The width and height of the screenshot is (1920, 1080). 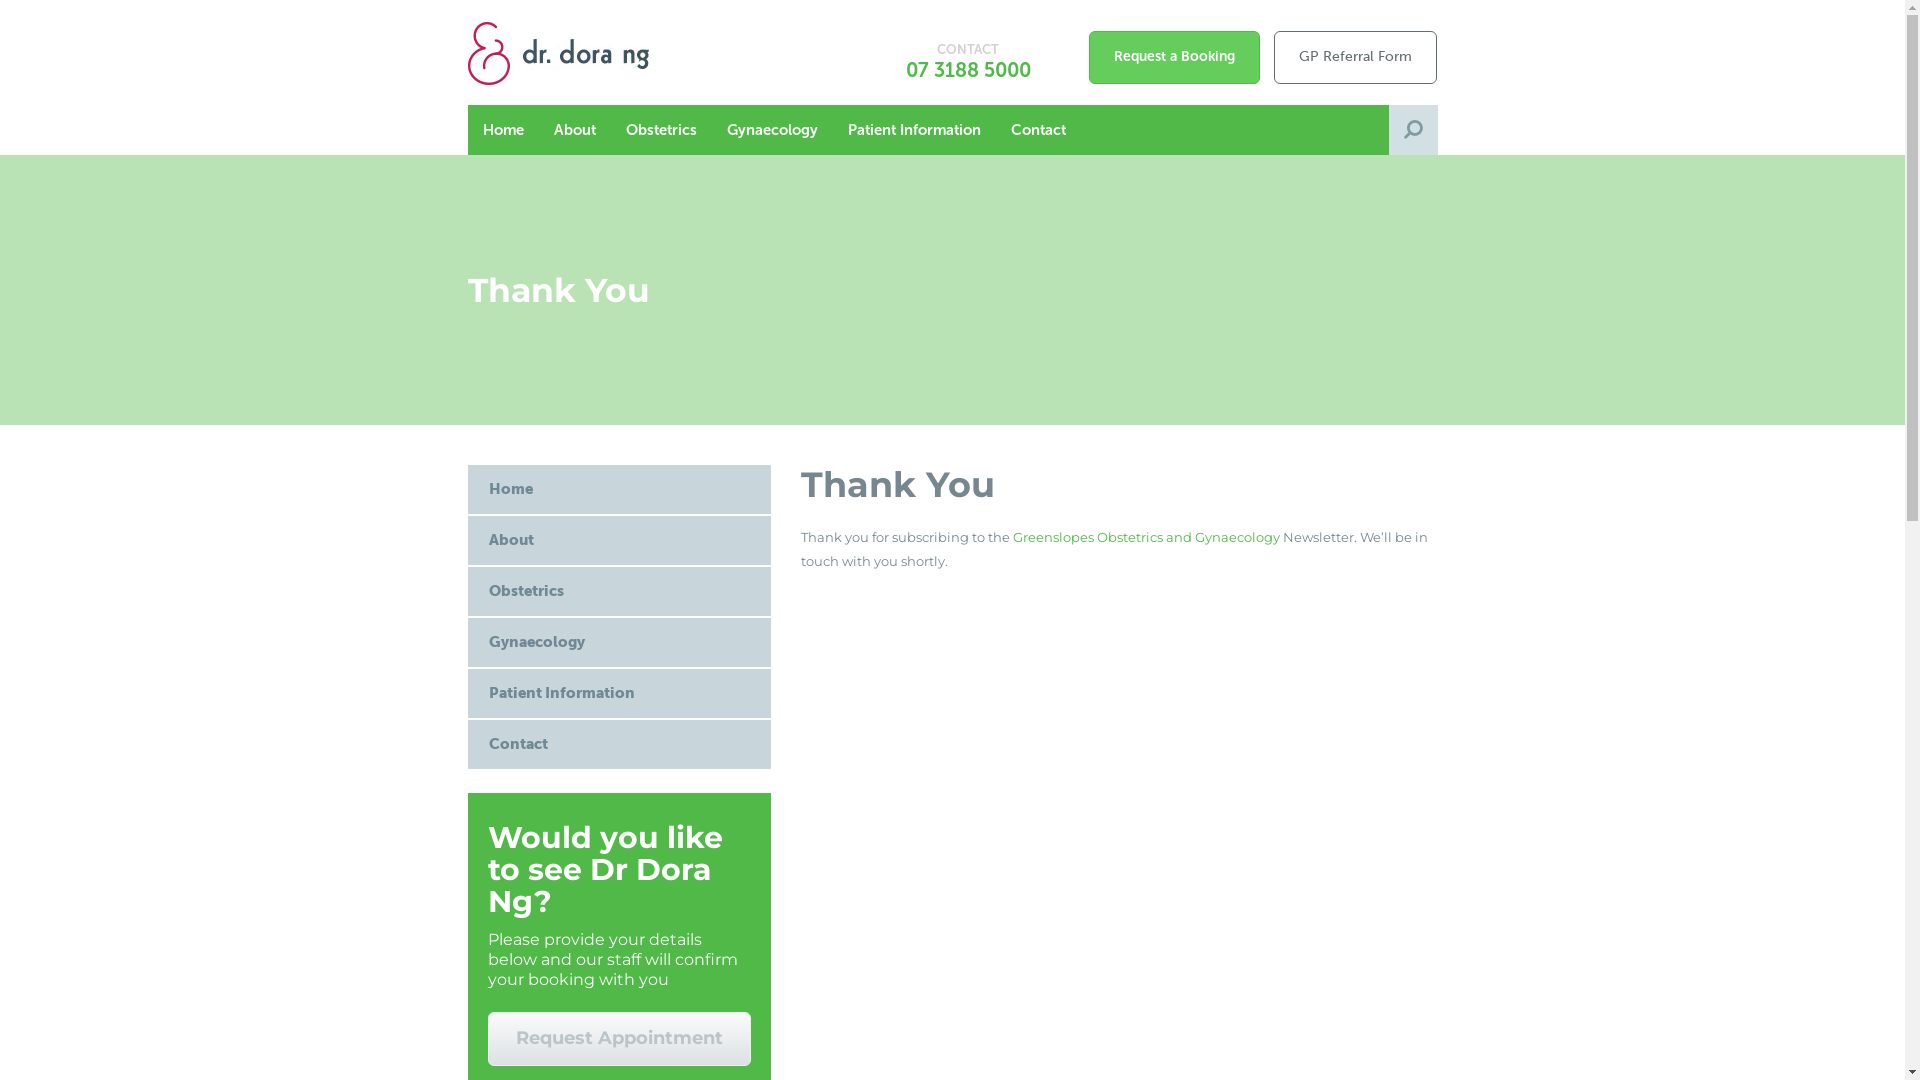 I want to click on 'Greenslopes Obstetrics and Gynaecology', so click(x=1146, y=535).